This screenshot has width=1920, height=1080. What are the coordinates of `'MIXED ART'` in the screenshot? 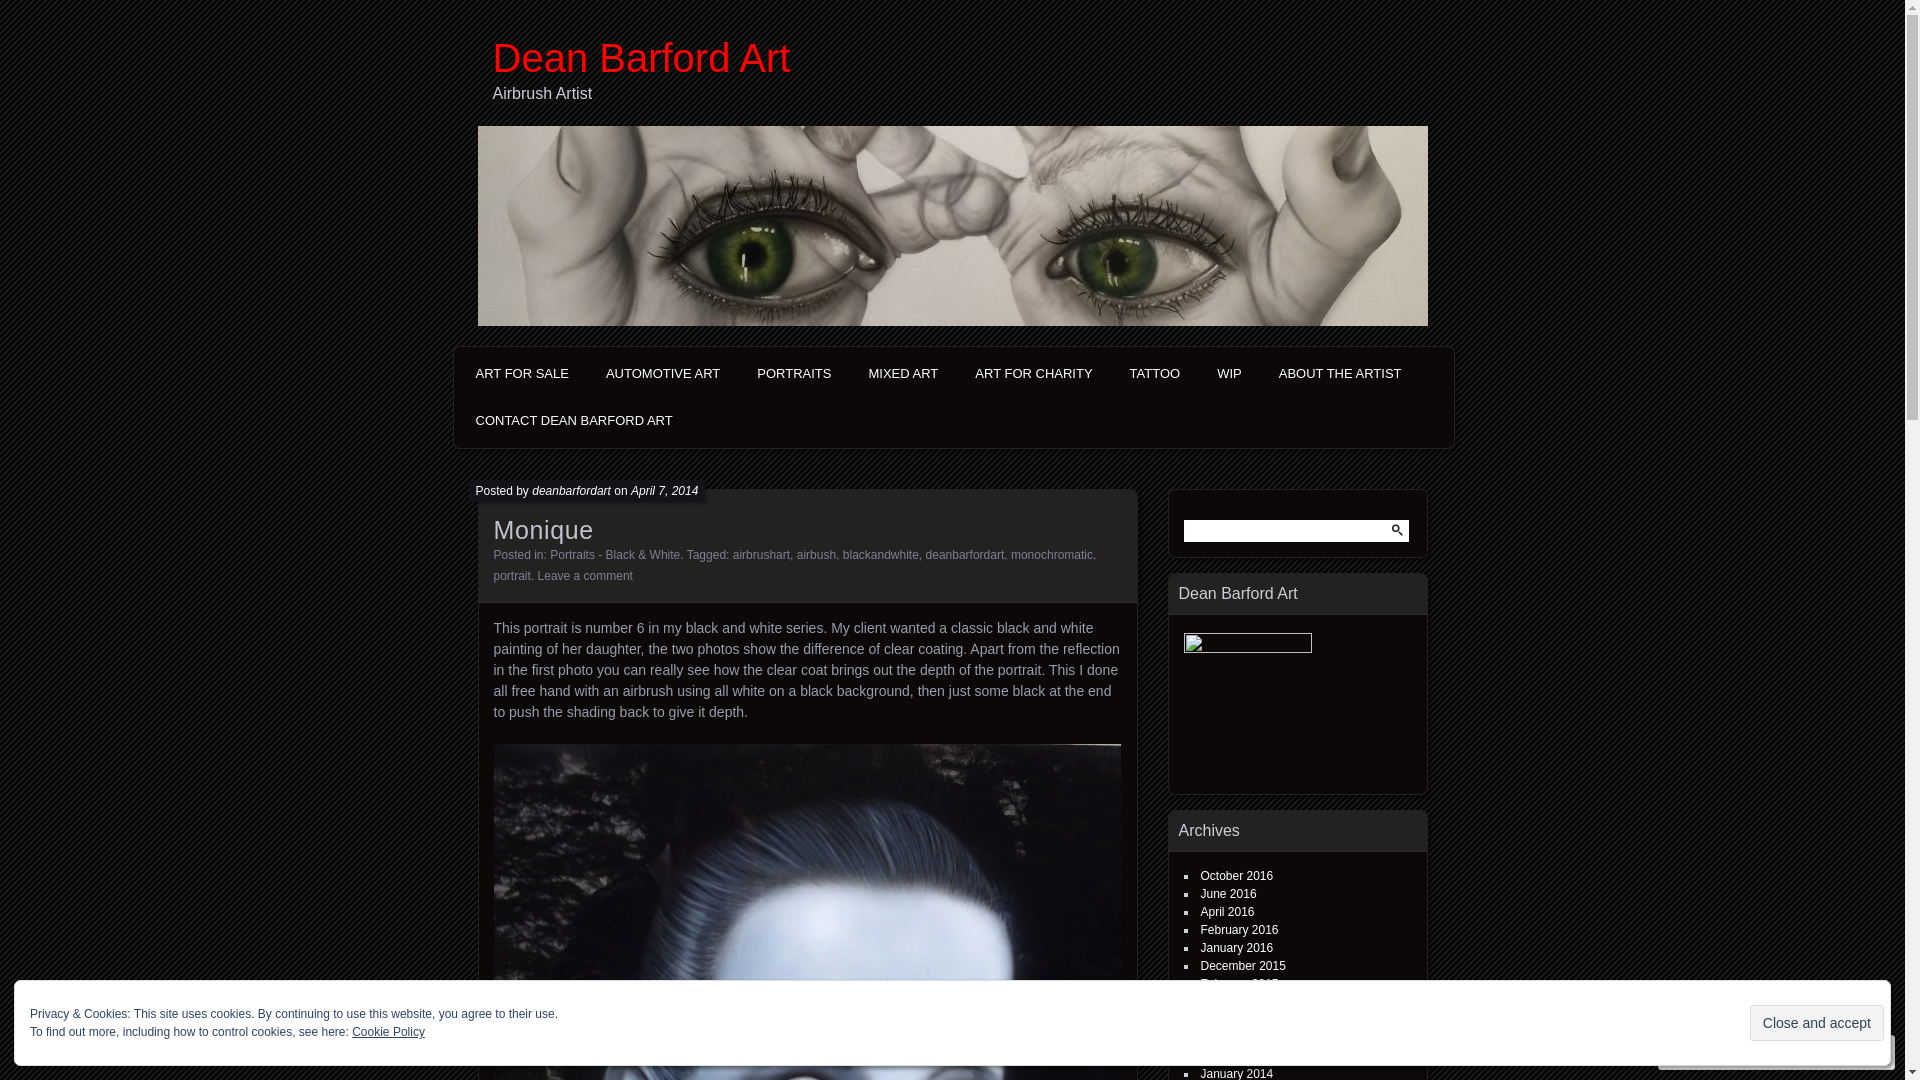 It's located at (901, 374).